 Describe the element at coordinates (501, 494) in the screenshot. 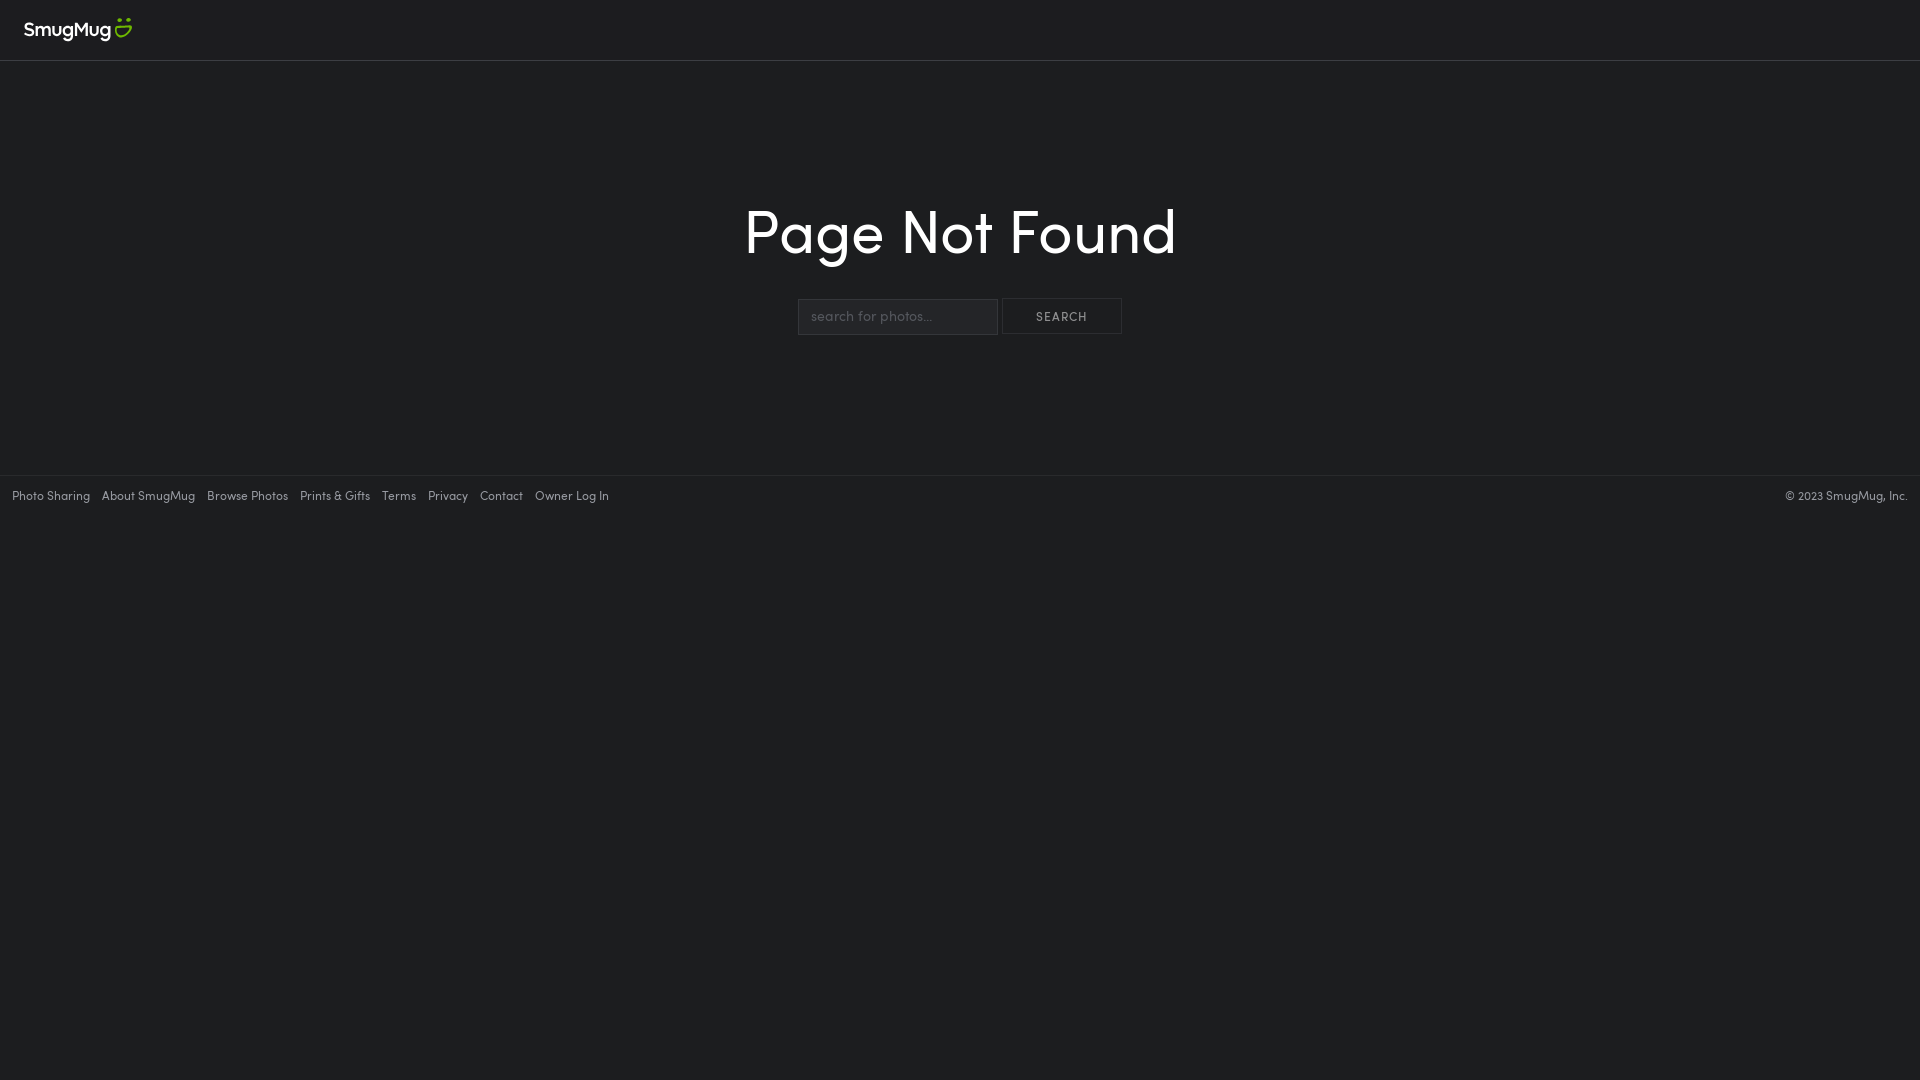

I see `'Contact'` at that location.